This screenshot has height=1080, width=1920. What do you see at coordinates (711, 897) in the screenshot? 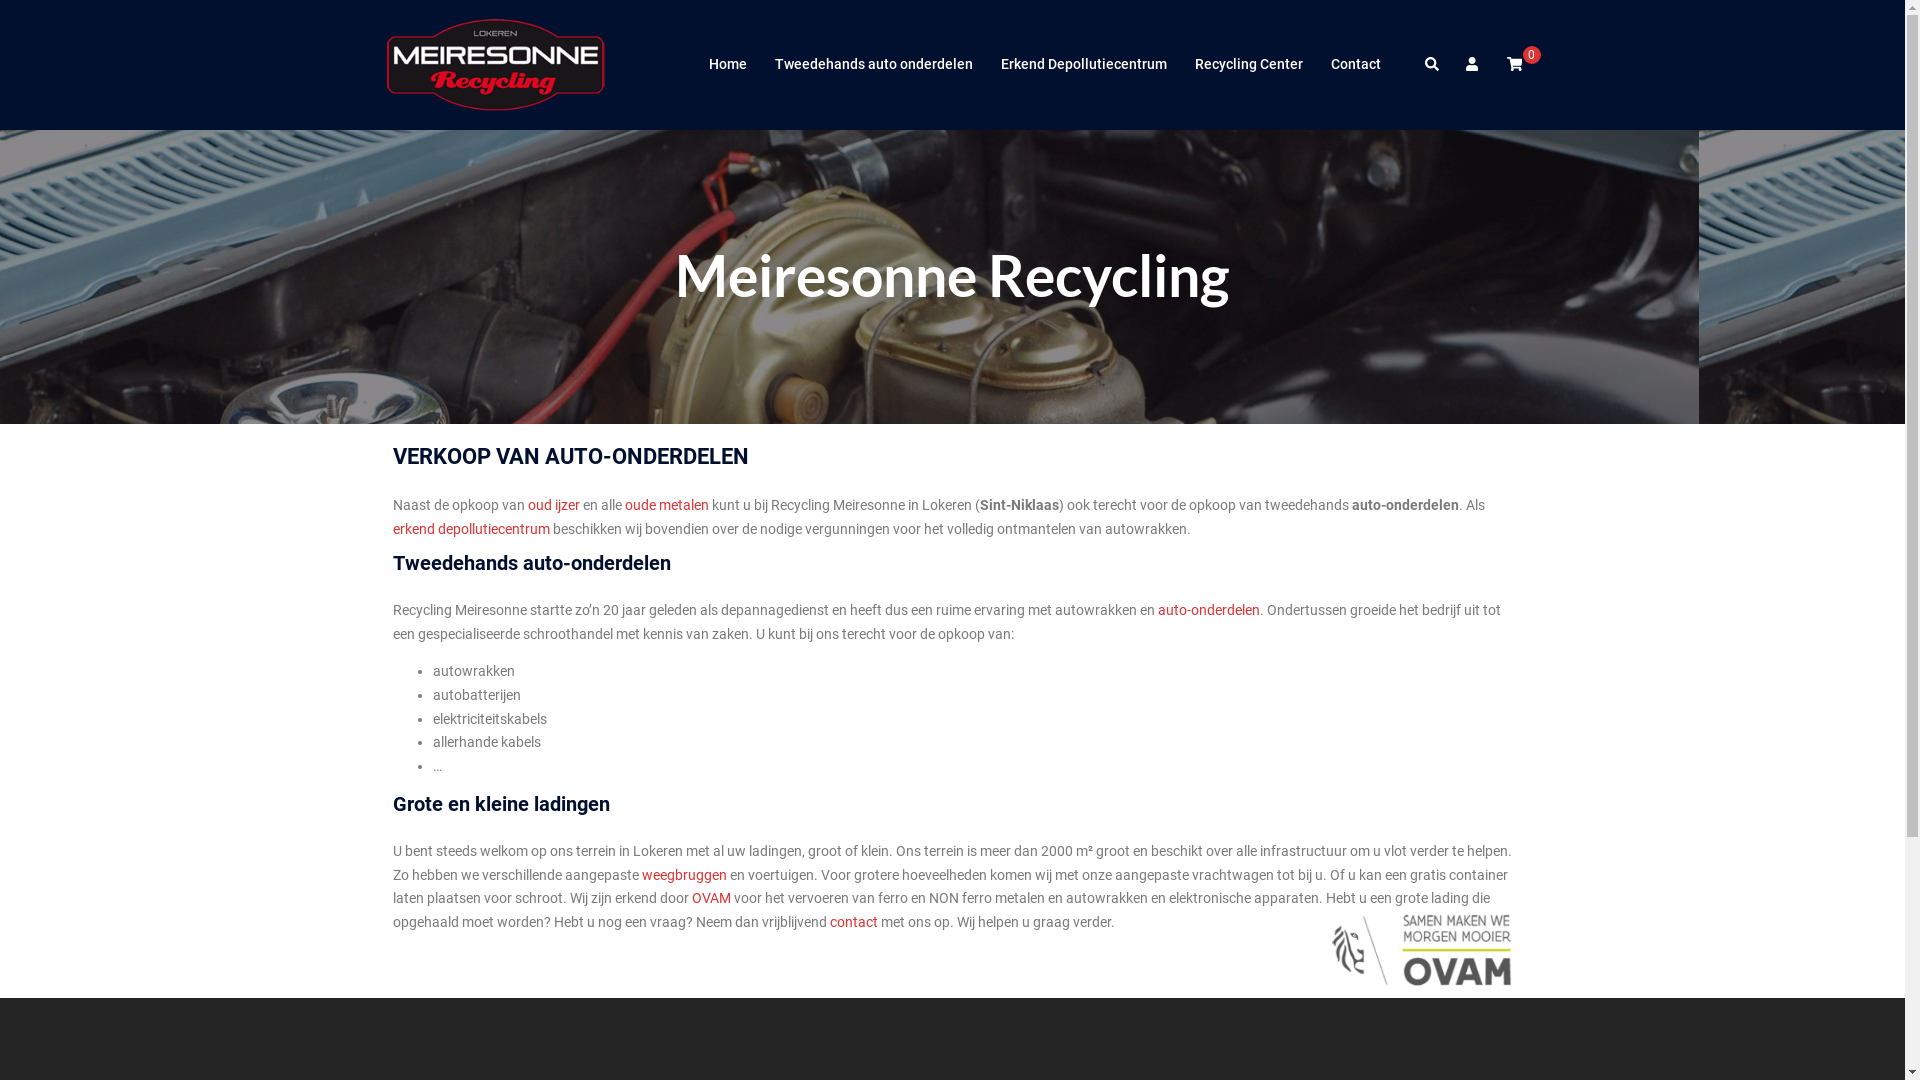
I see `'OVAM'` at bounding box center [711, 897].